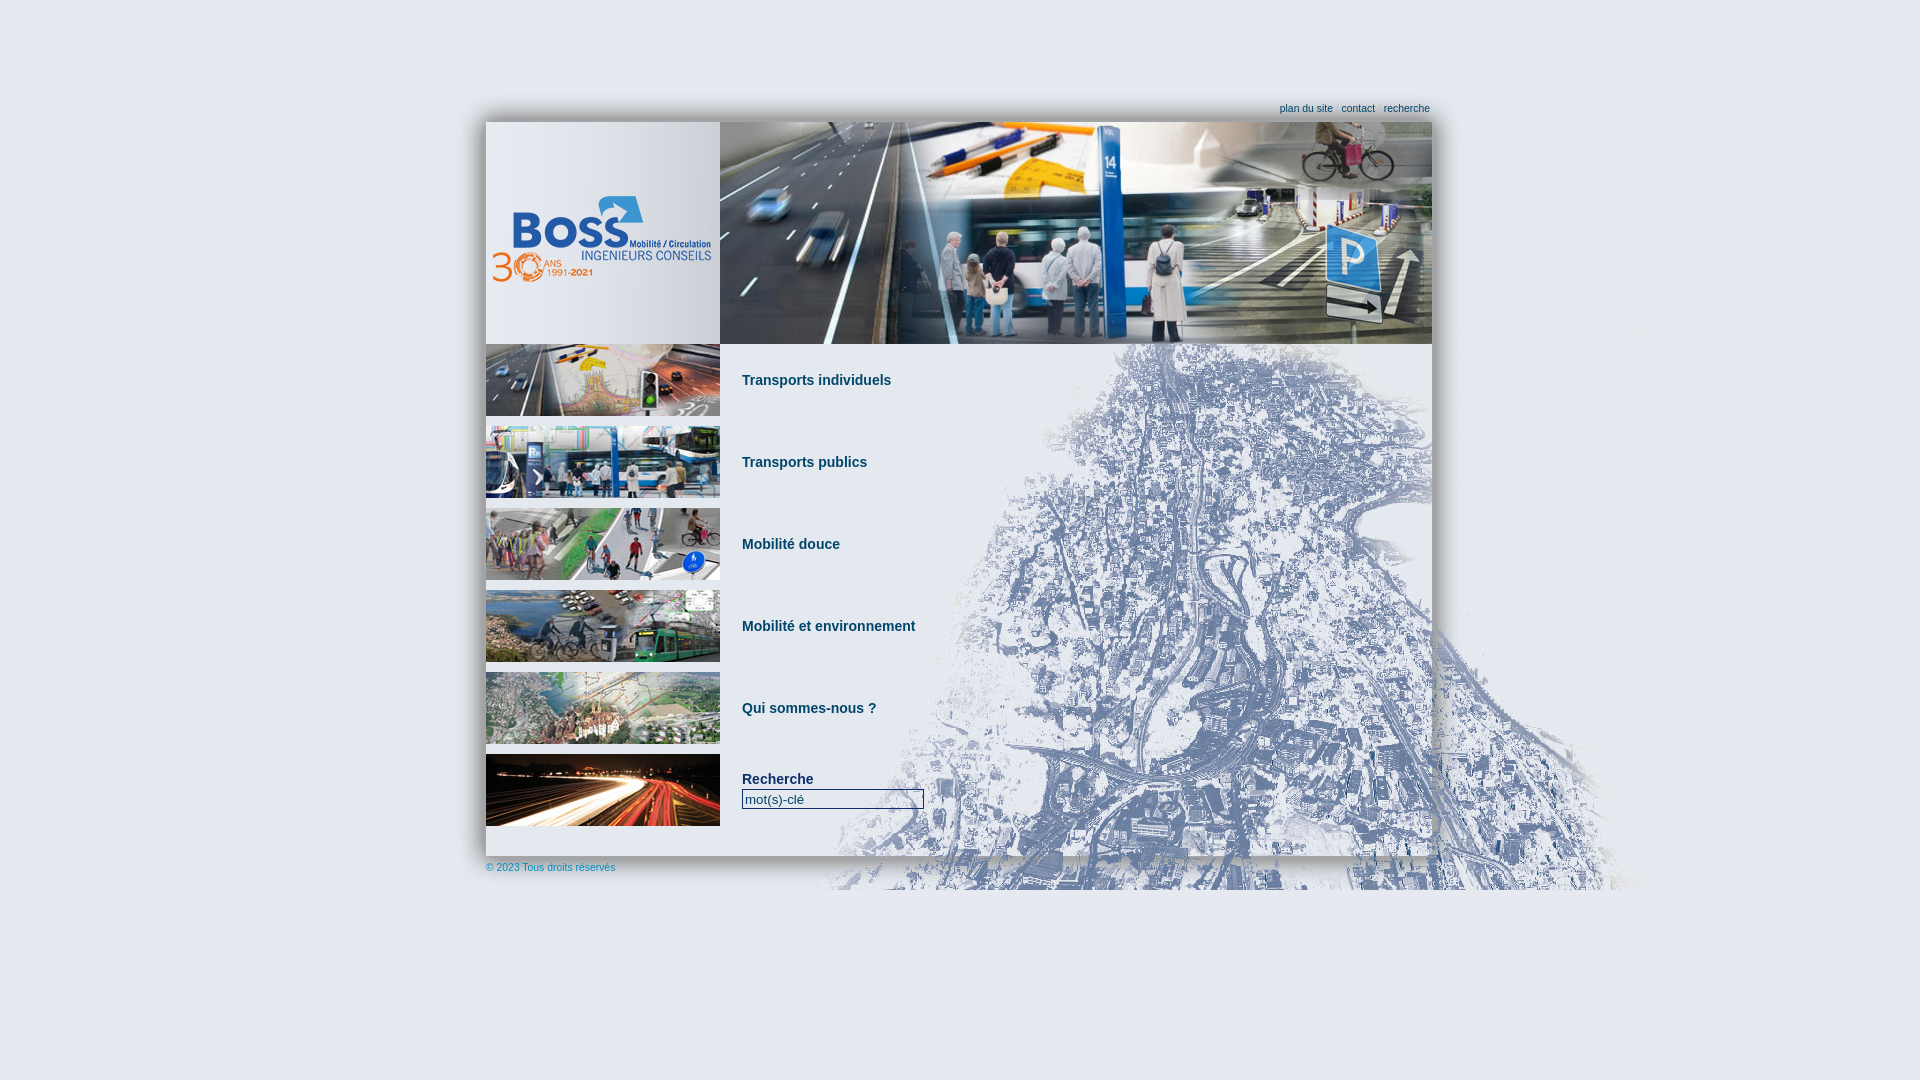 Image resolution: width=1920 pixels, height=1080 pixels. I want to click on 'contact', so click(1358, 108).